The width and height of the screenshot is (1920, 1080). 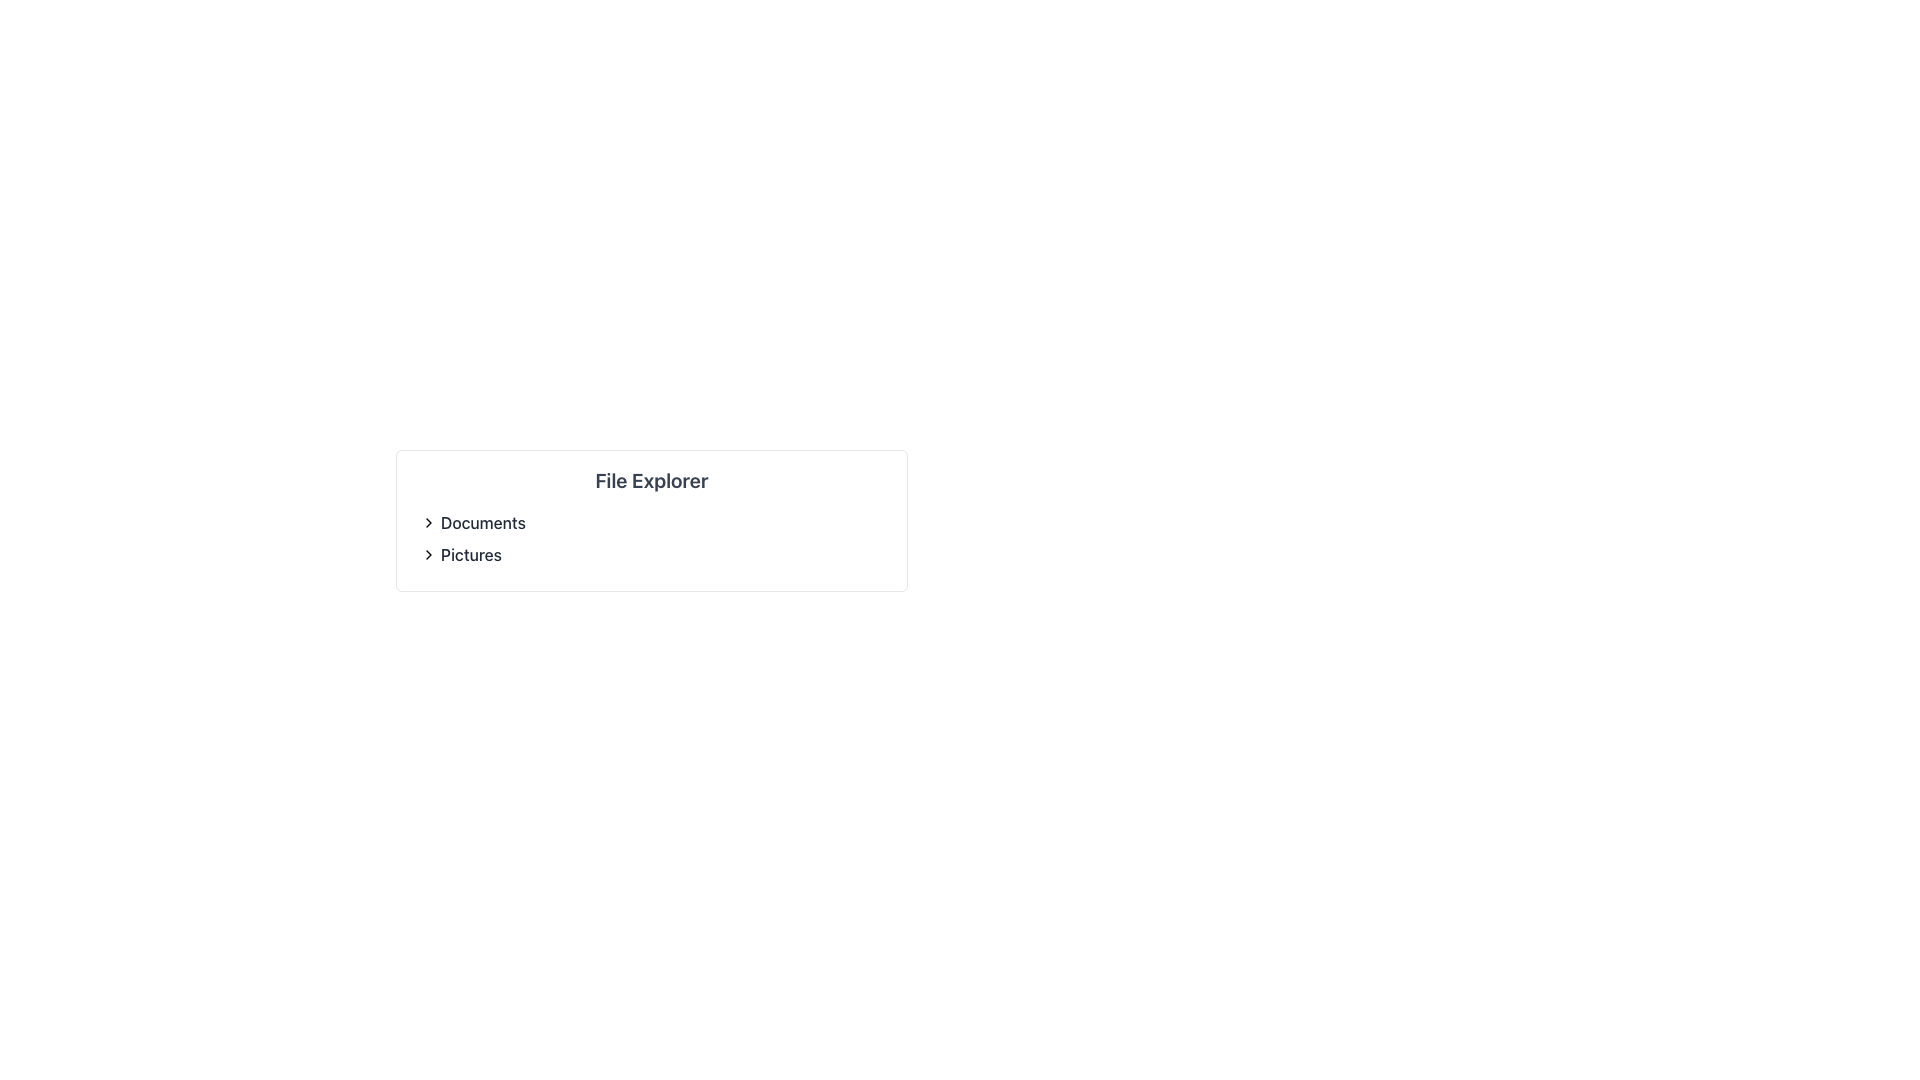 What do you see at coordinates (472, 522) in the screenshot?
I see `the first navigation item labeled 'Documents' in the File Explorer section` at bounding box center [472, 522].